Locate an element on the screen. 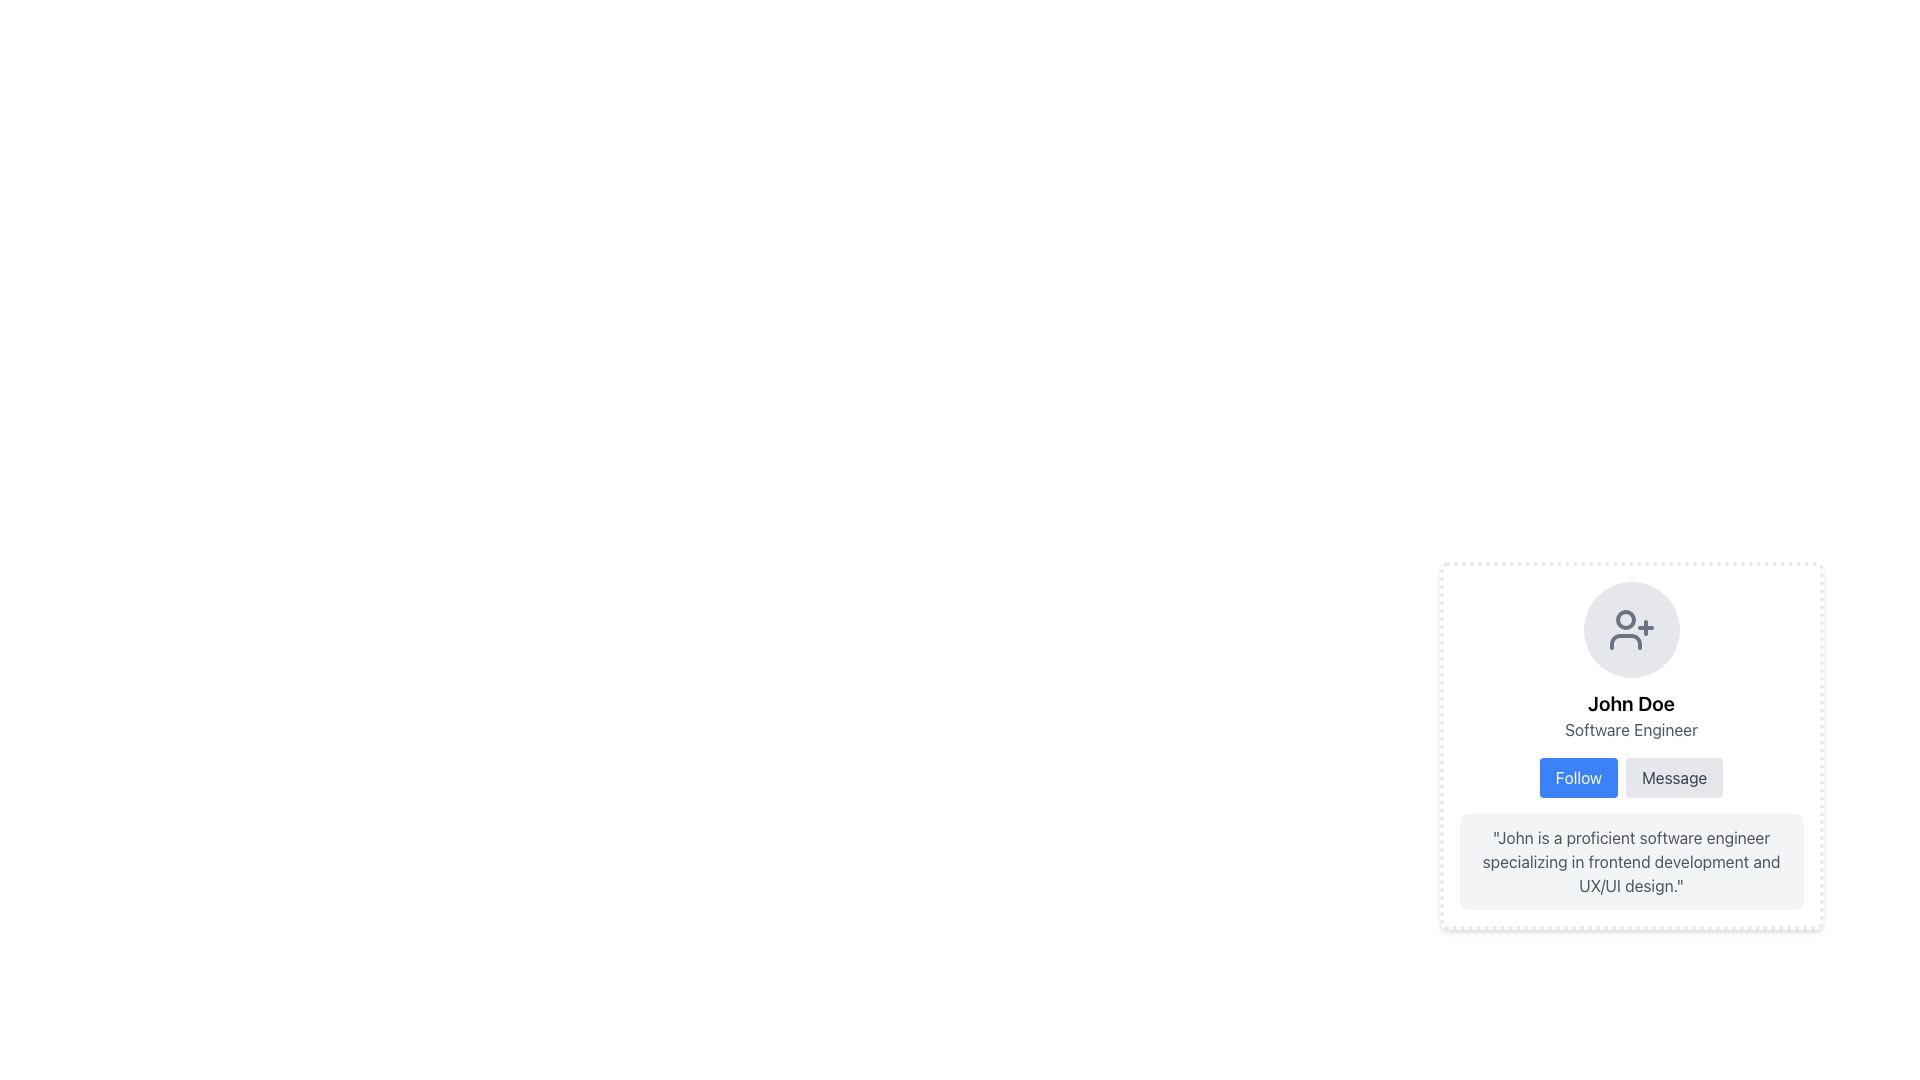  the dual-button group located at the bottom of the profile card, which contains the 'Follow' button on the left and the 'Message' button on the right is located at coordinates (1631, 777).